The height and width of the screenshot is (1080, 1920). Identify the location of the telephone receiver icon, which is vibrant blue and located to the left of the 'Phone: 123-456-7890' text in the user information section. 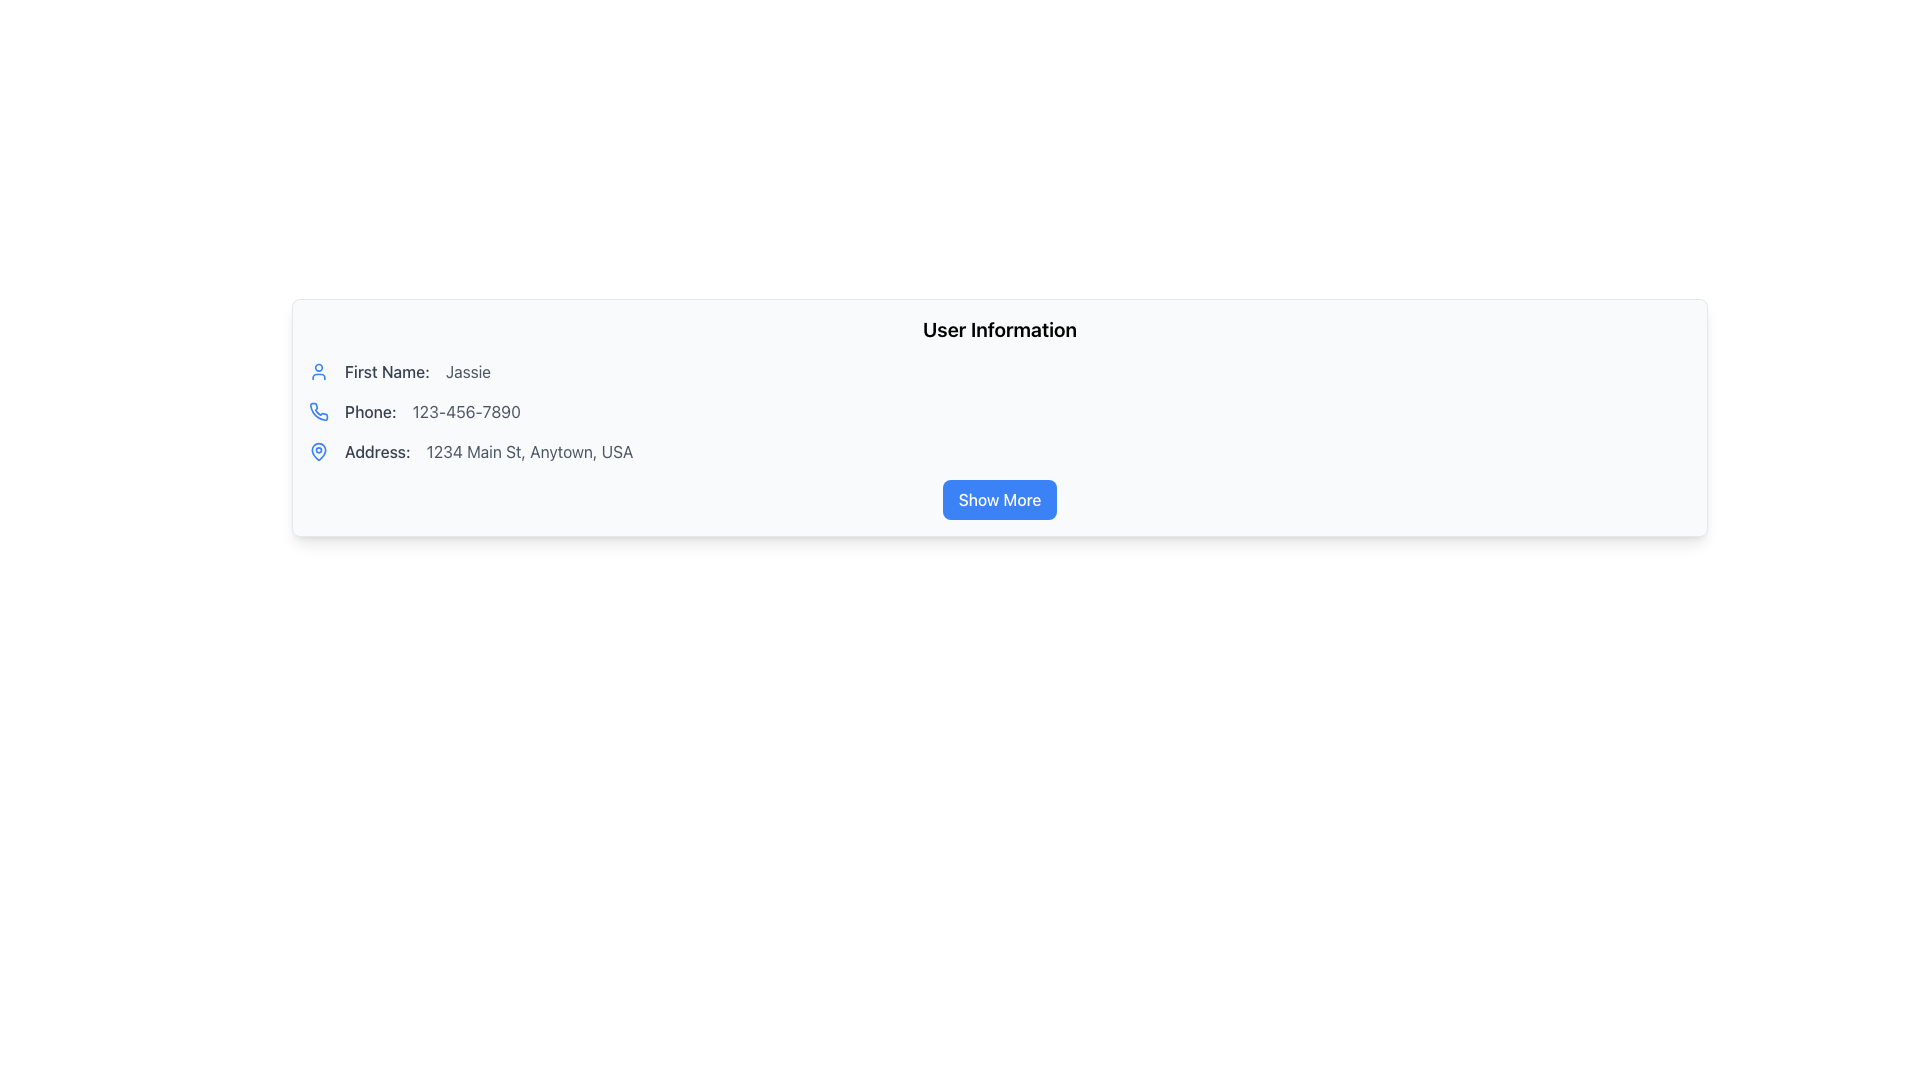
(318, 411).